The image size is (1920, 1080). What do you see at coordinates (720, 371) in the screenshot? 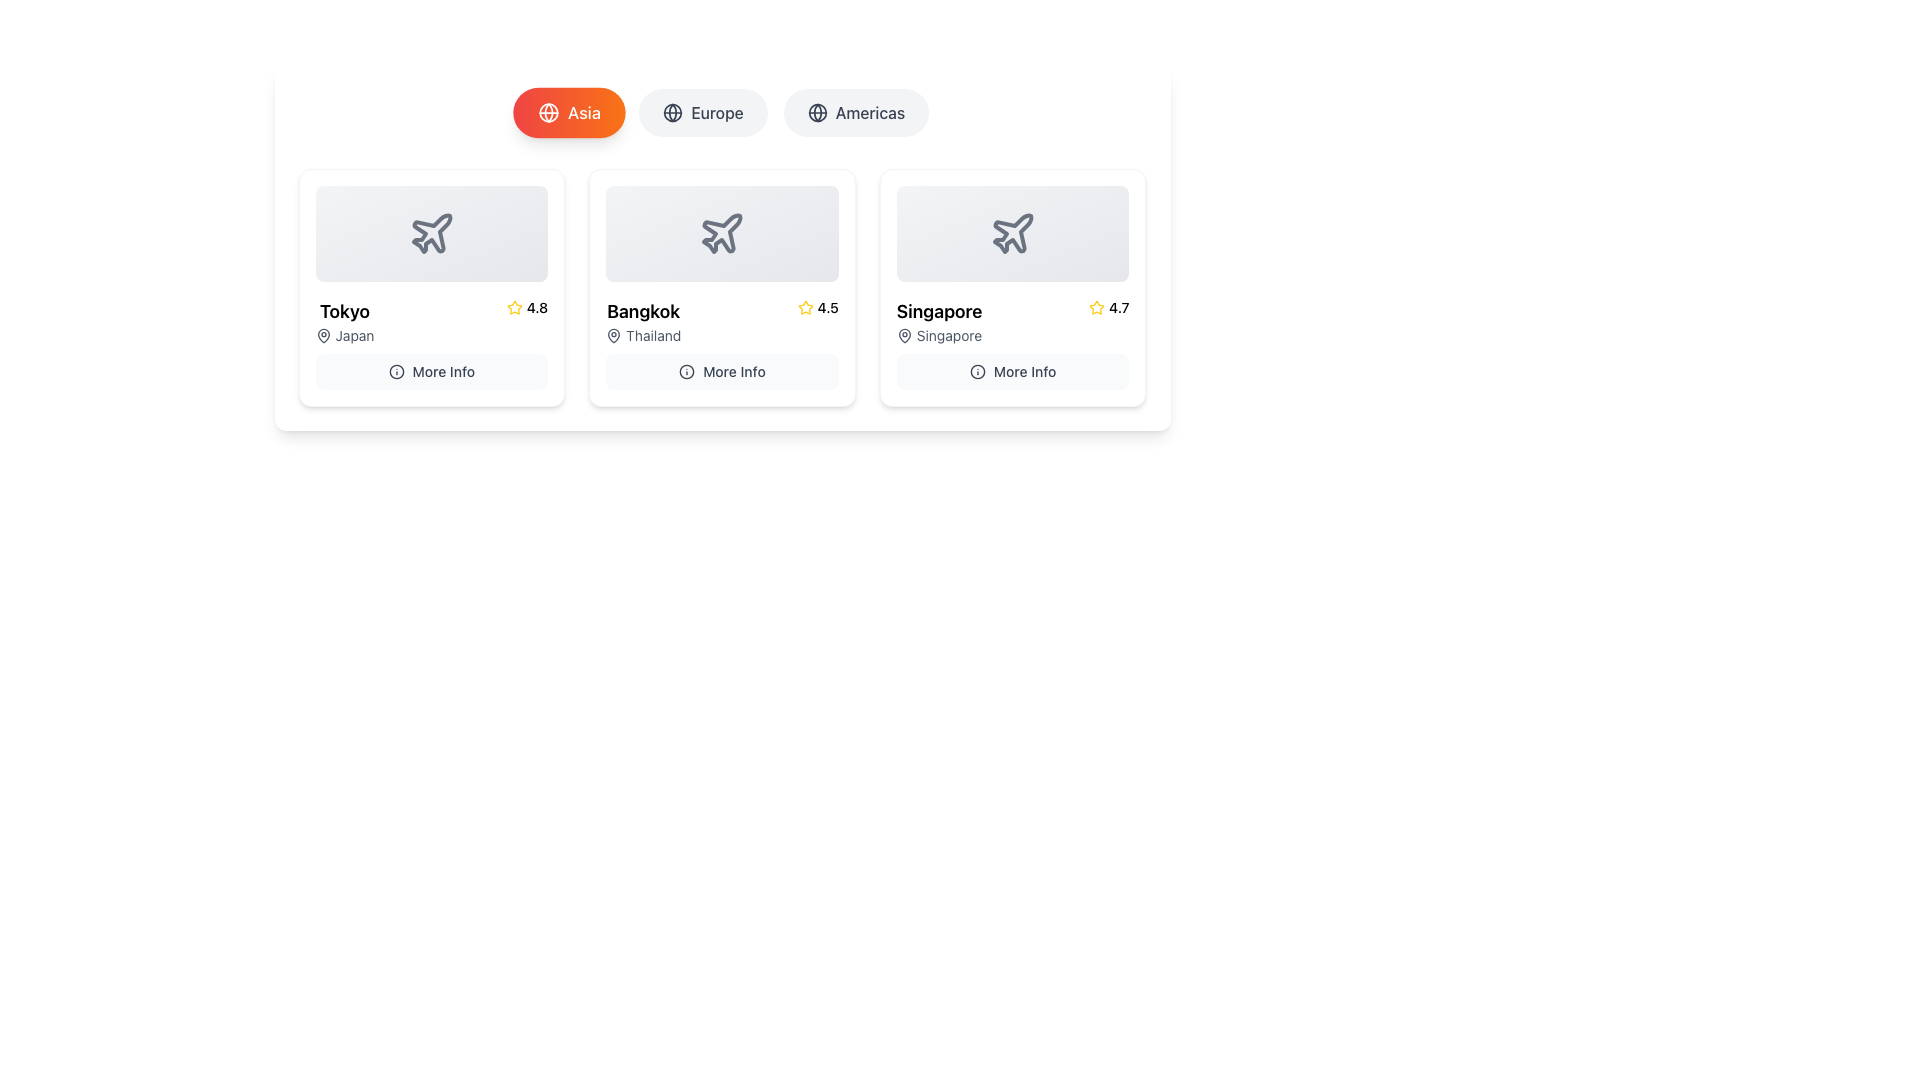
I see `the 'More Info' button located at the bottom of the 'Bangkok' card, which features an information icon and changes color on hover` at bounding box center [720, 371].